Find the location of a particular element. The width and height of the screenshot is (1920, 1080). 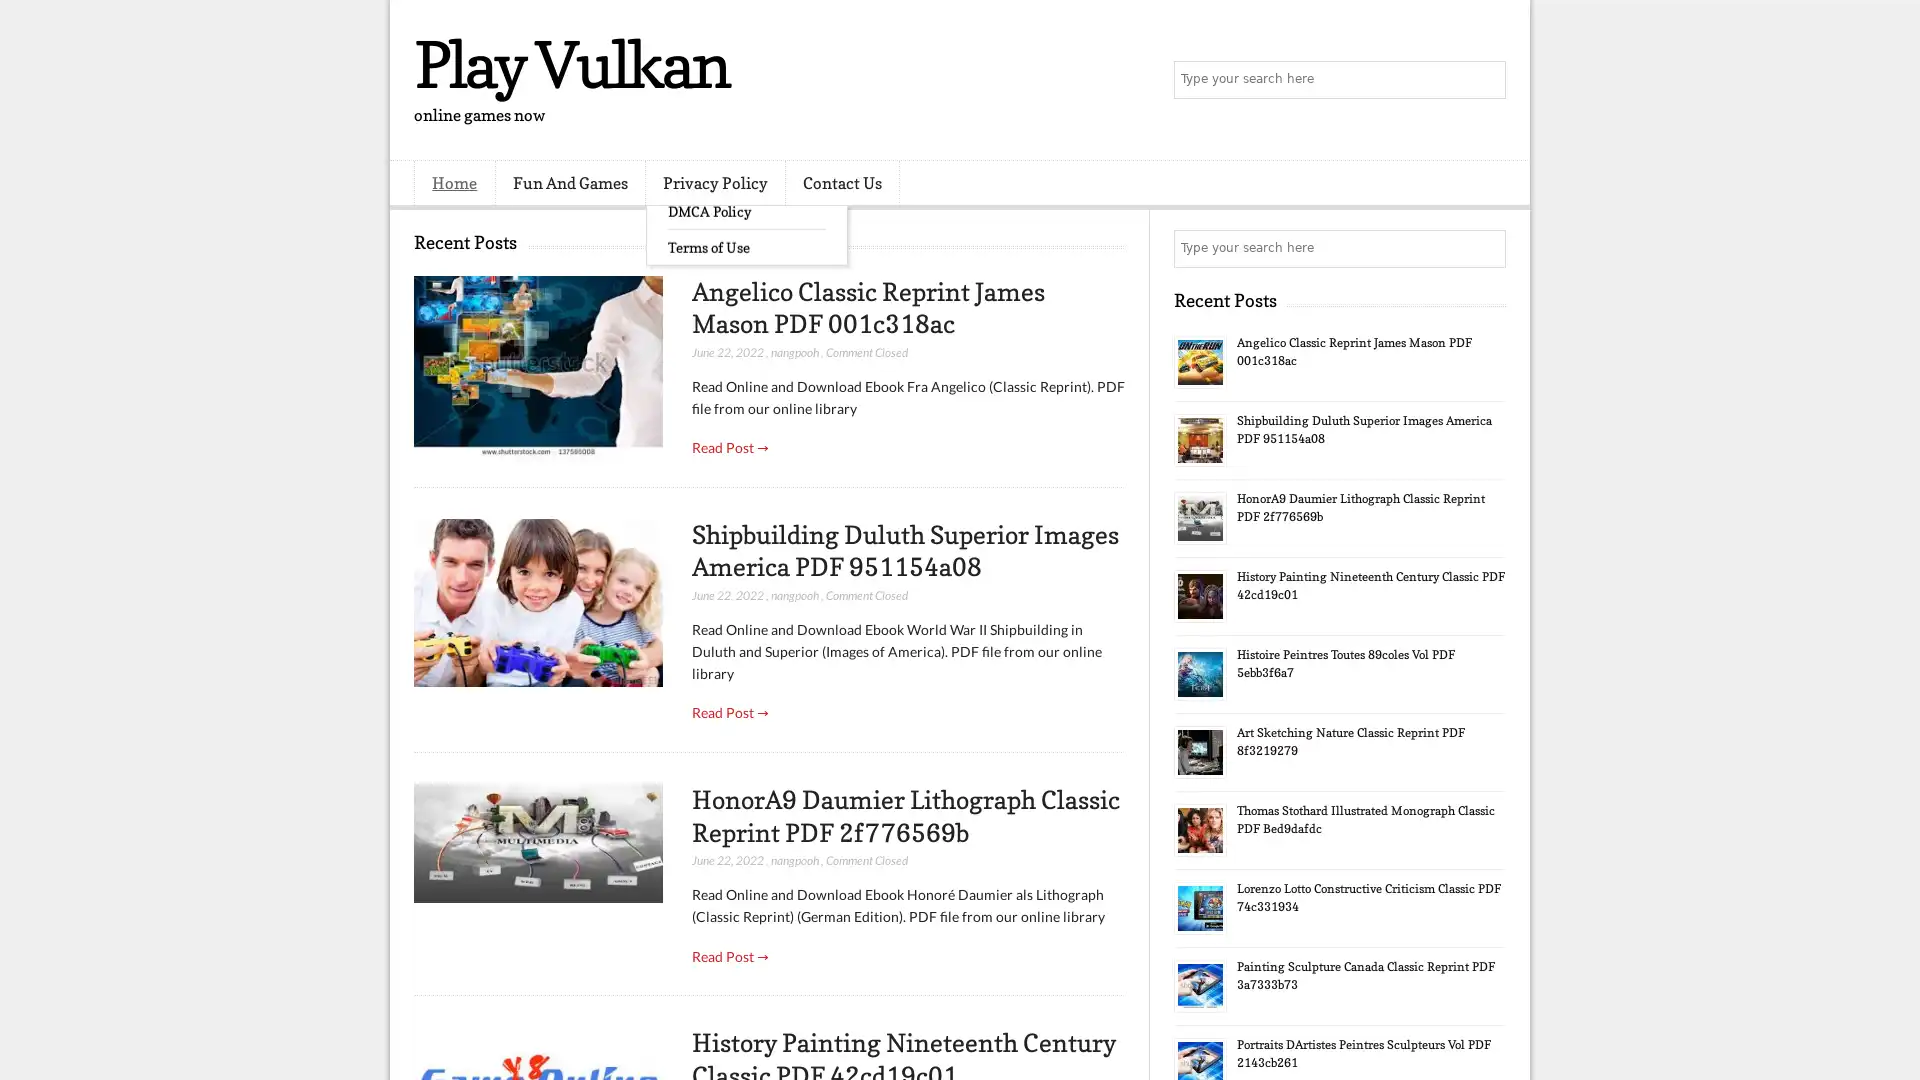

Search is located at coordinates (1485, 80).